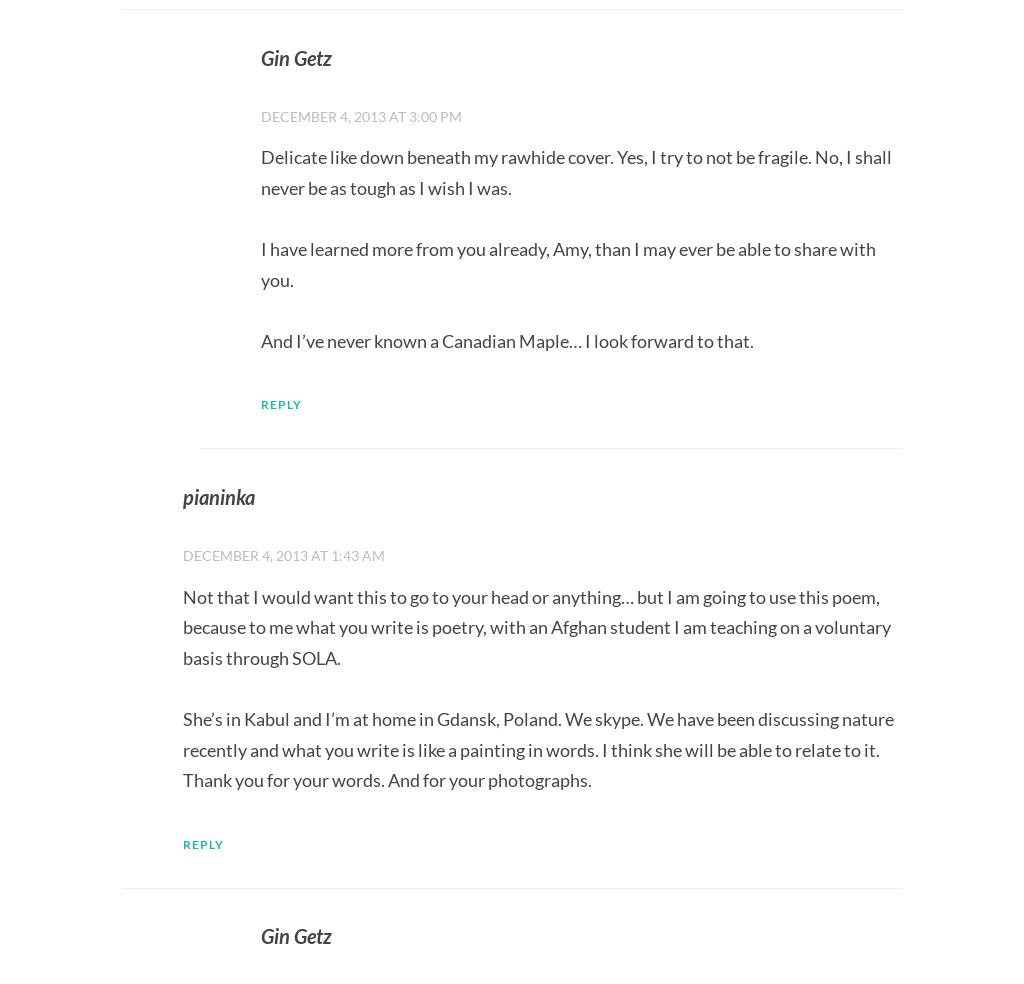  I want to click on 'pianinka', so click(182, 495).